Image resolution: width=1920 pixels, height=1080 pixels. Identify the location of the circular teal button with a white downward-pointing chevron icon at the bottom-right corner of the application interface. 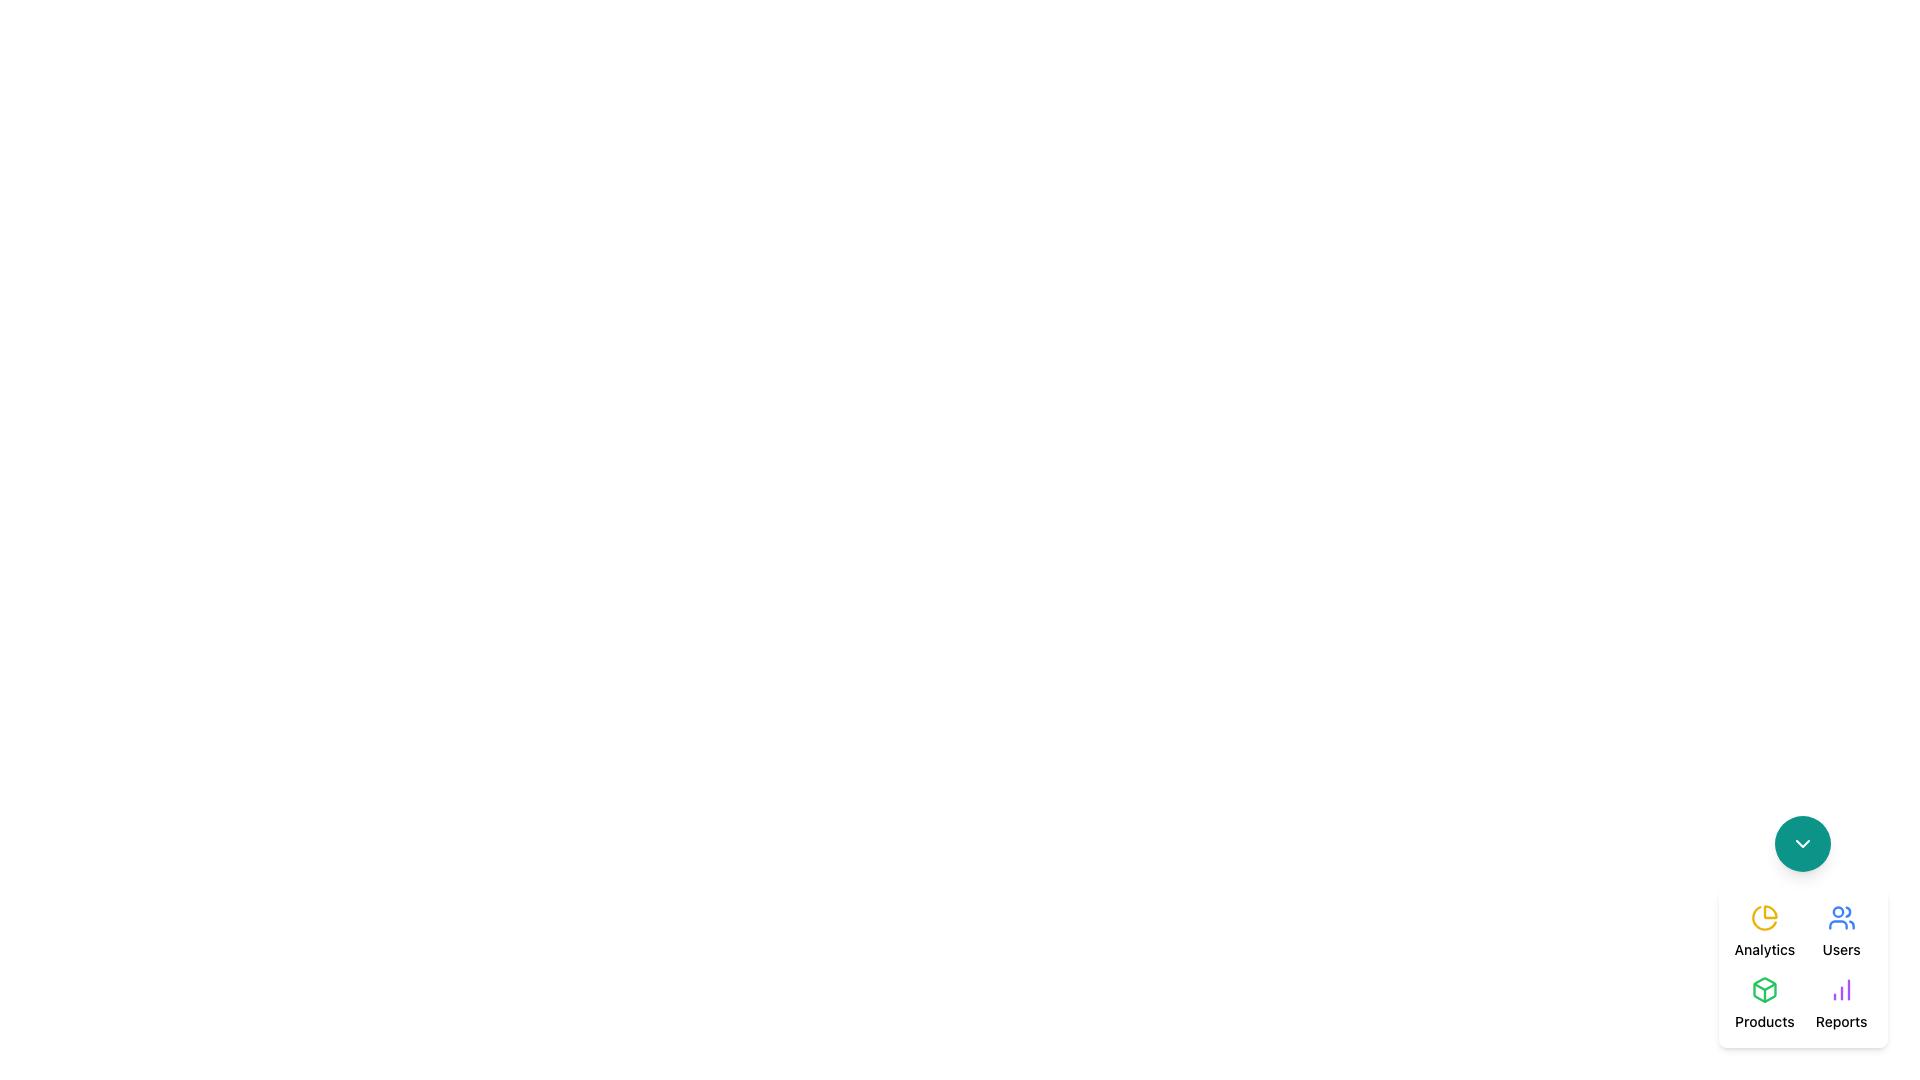
(1803, 844).